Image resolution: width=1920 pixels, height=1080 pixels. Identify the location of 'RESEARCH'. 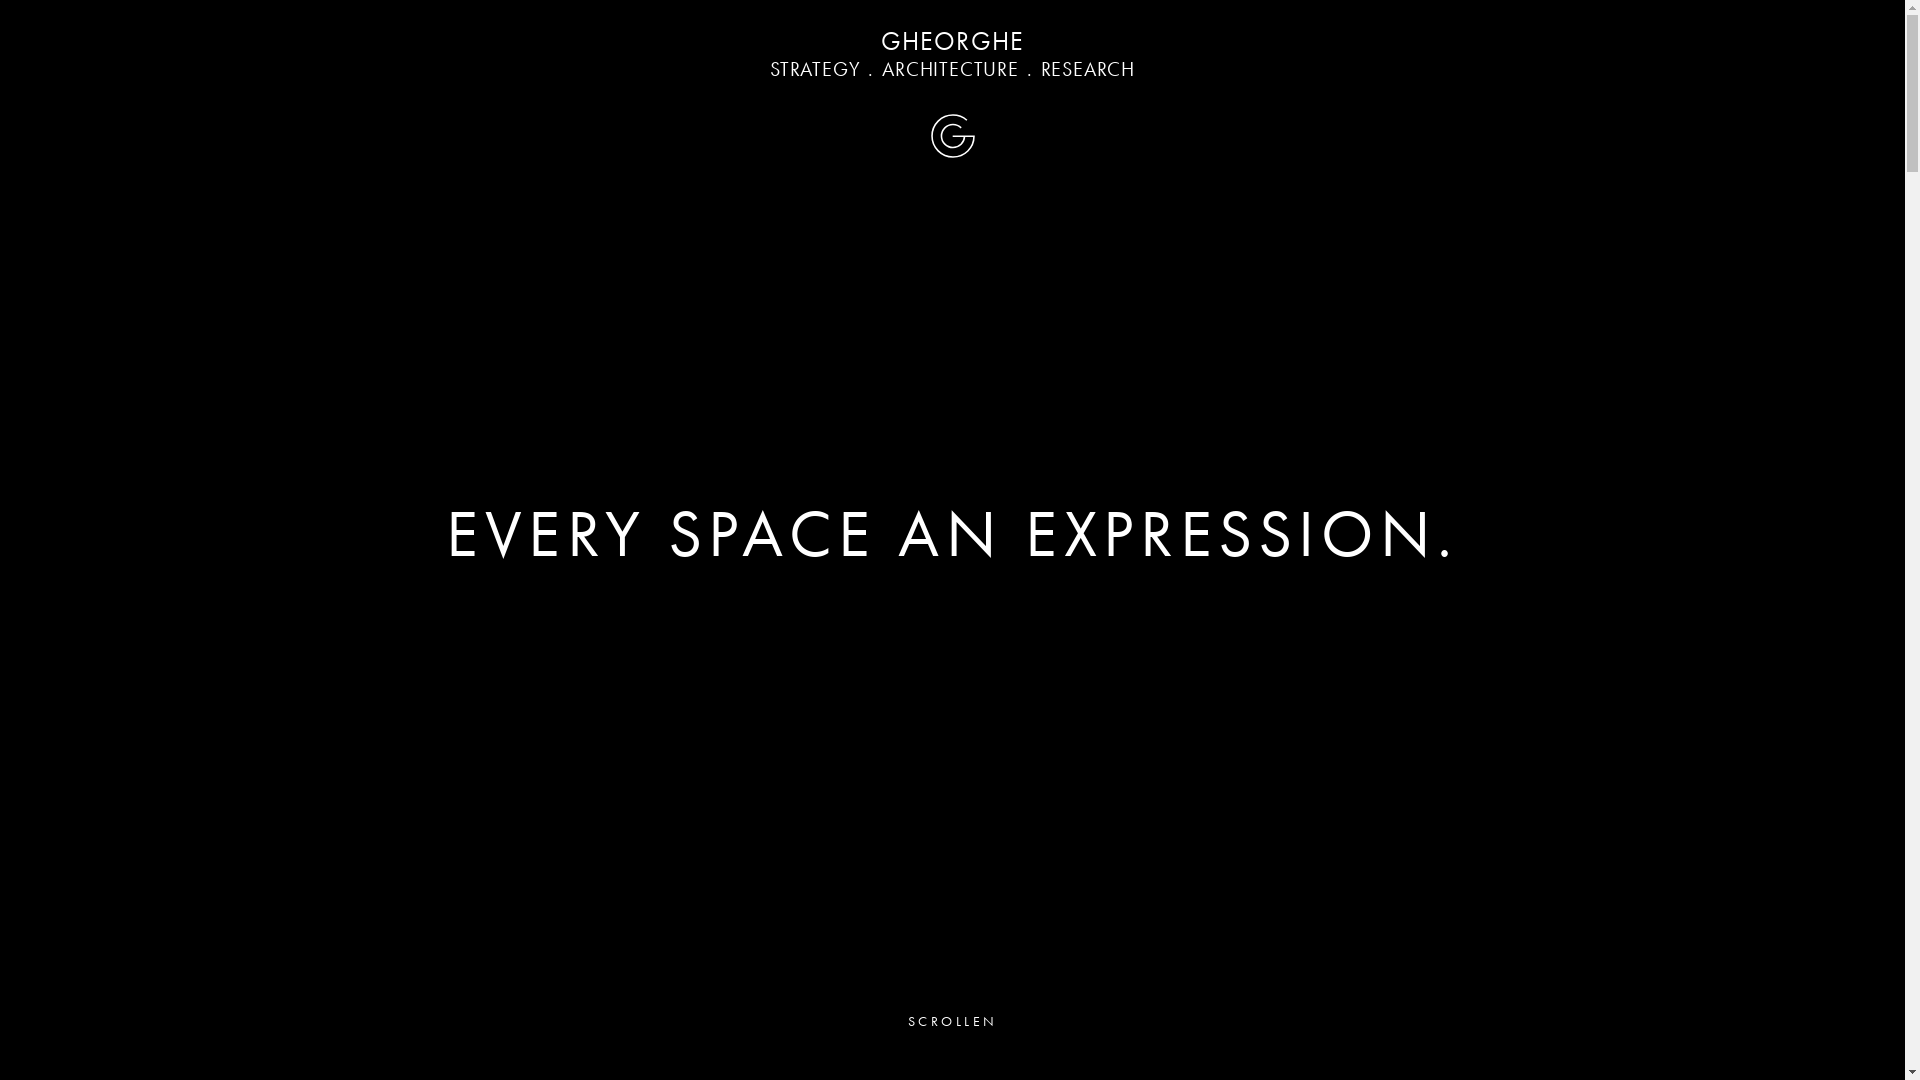
(1087, 68).